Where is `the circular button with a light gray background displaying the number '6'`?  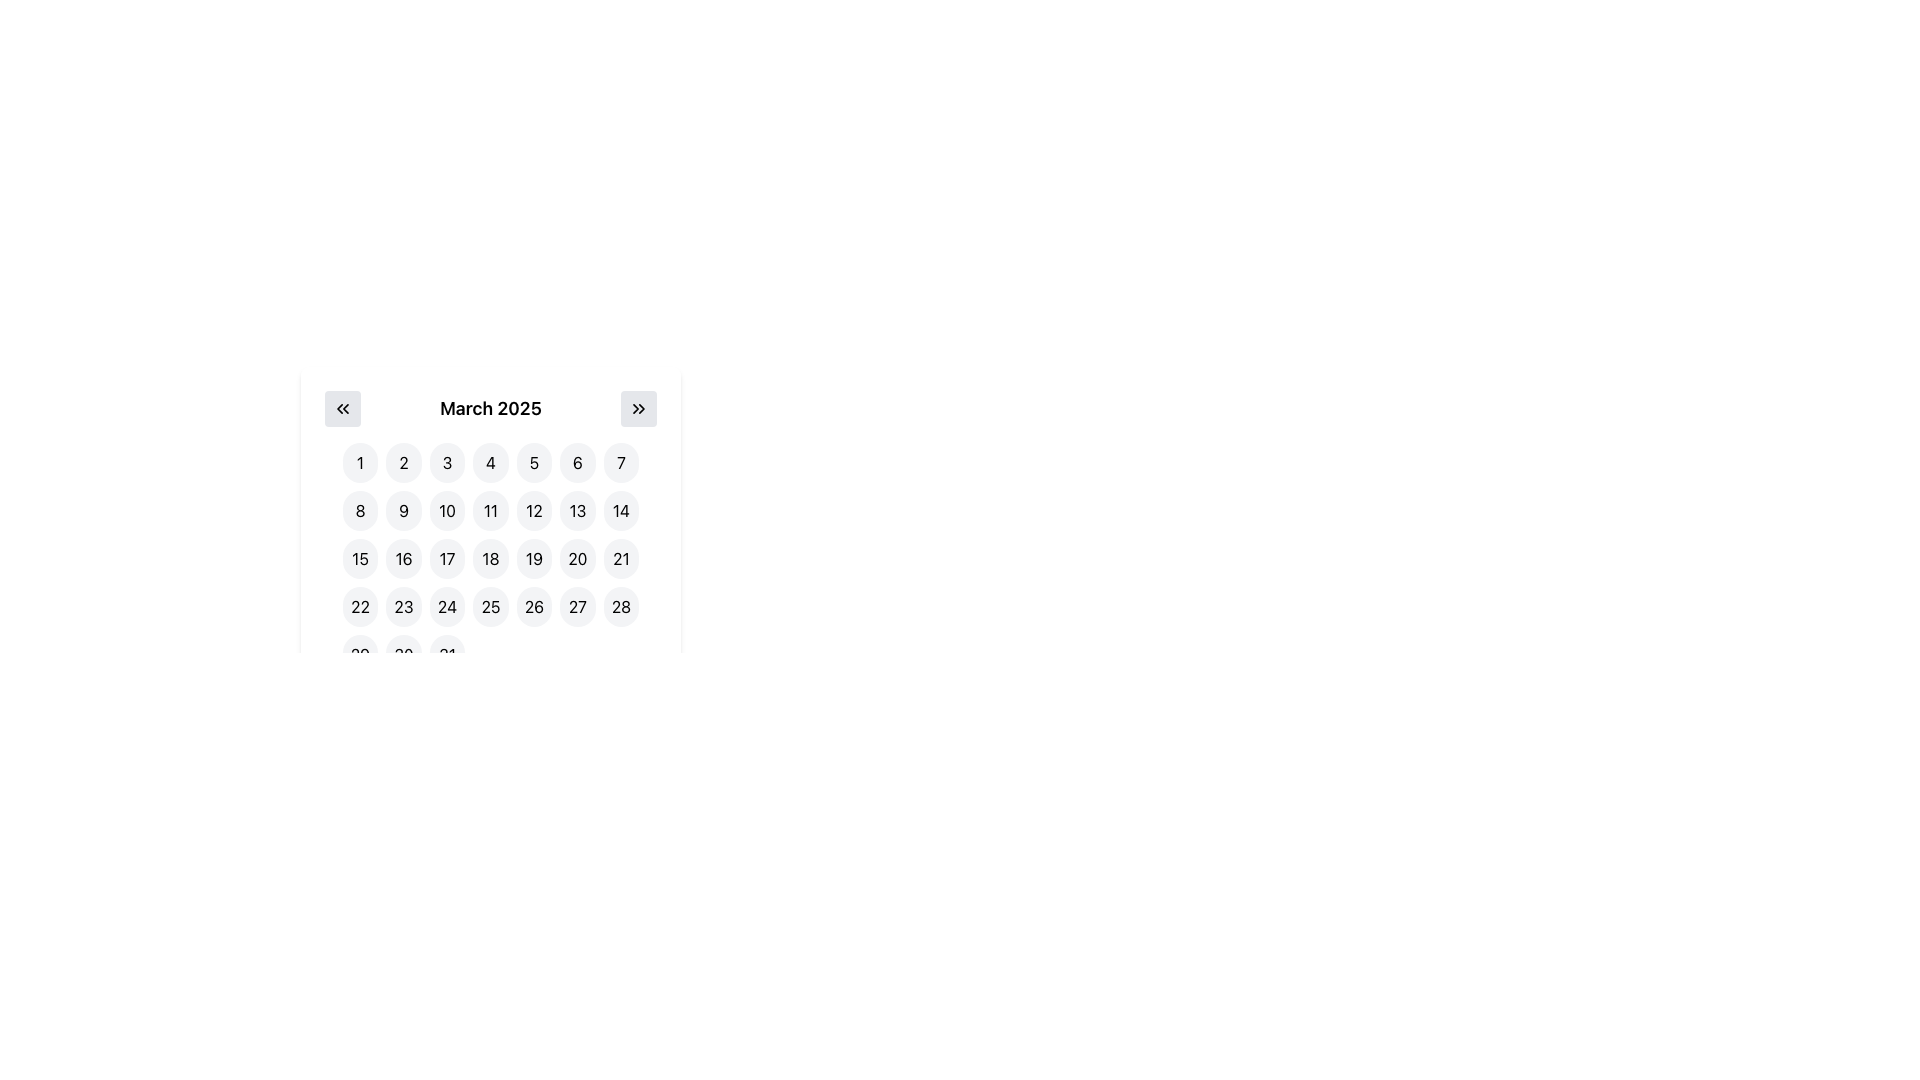 the circular button with a light gray background displaying the number '6' is located at coordinates (576, 462).